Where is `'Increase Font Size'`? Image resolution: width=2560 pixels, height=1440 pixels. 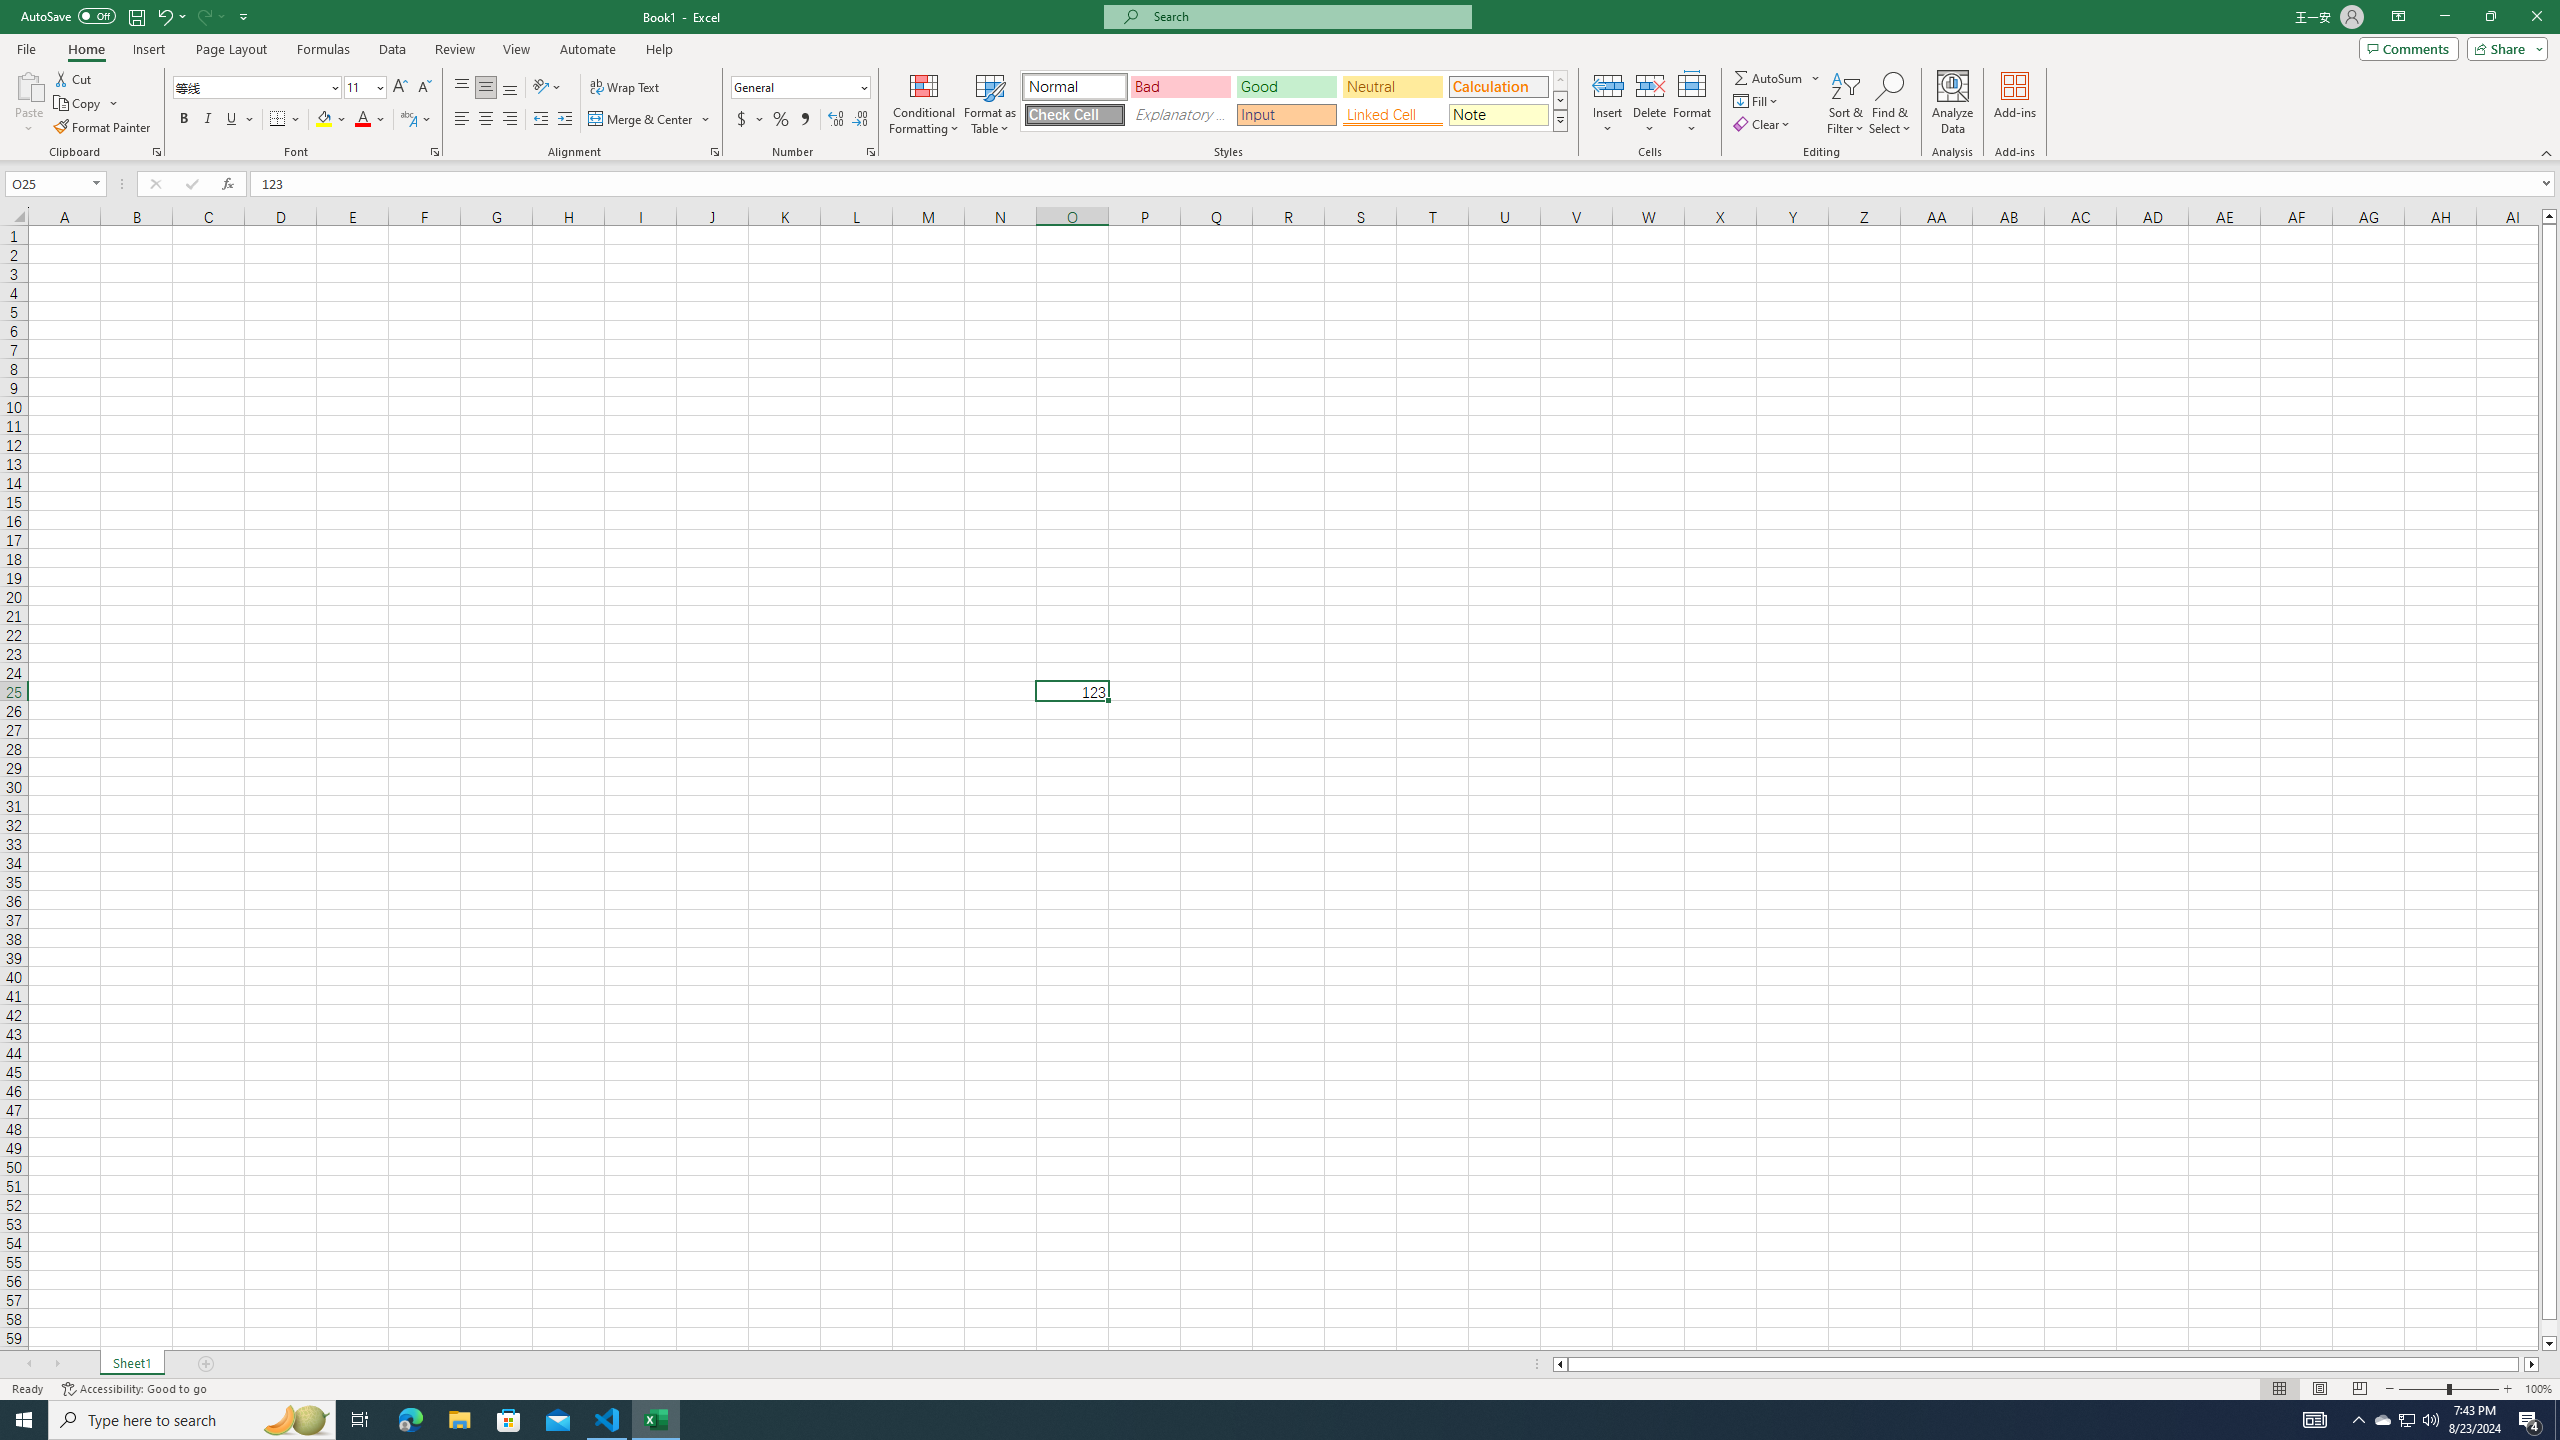 'Increase Font Size' is located at coordinates (399, 87).